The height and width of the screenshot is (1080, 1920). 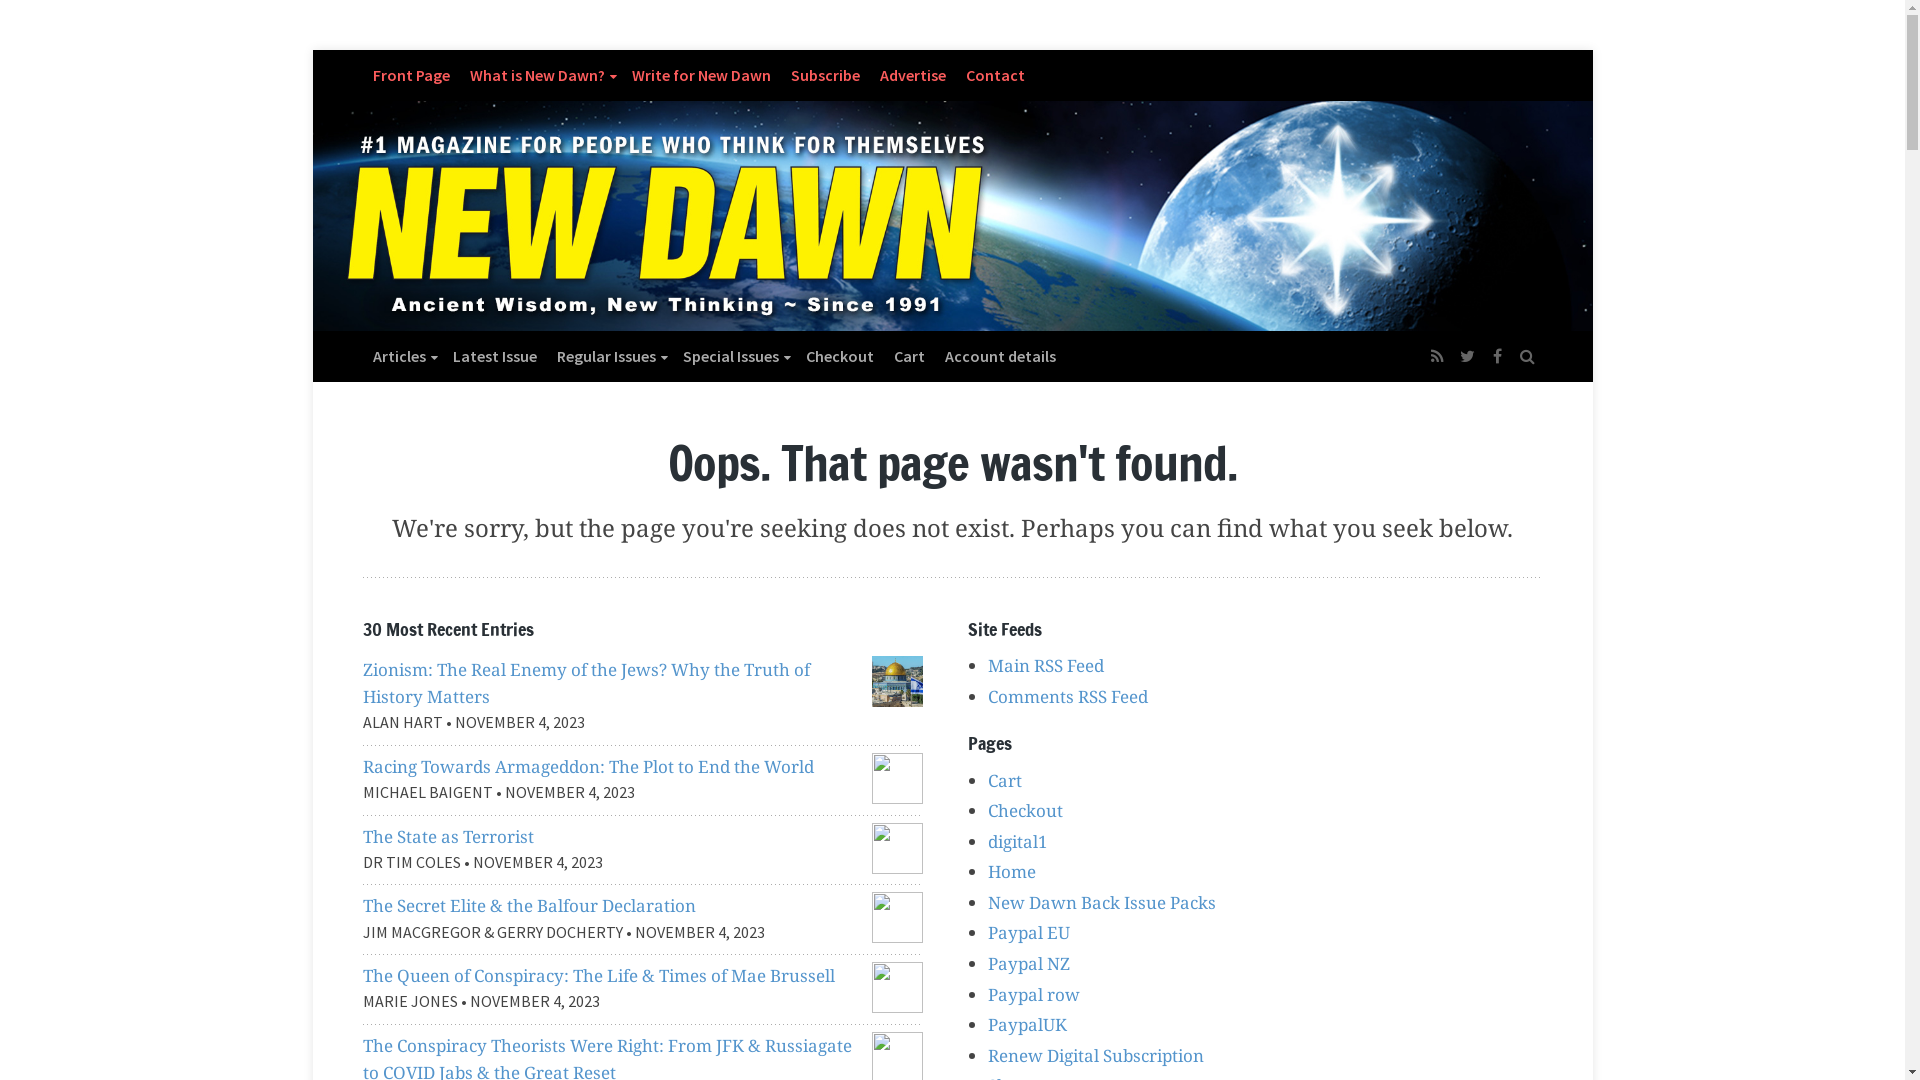 What do you see at coordinates (494, 354) in the screenshot?
I see `'Latest Issue'` at bounding box center [494, 354].